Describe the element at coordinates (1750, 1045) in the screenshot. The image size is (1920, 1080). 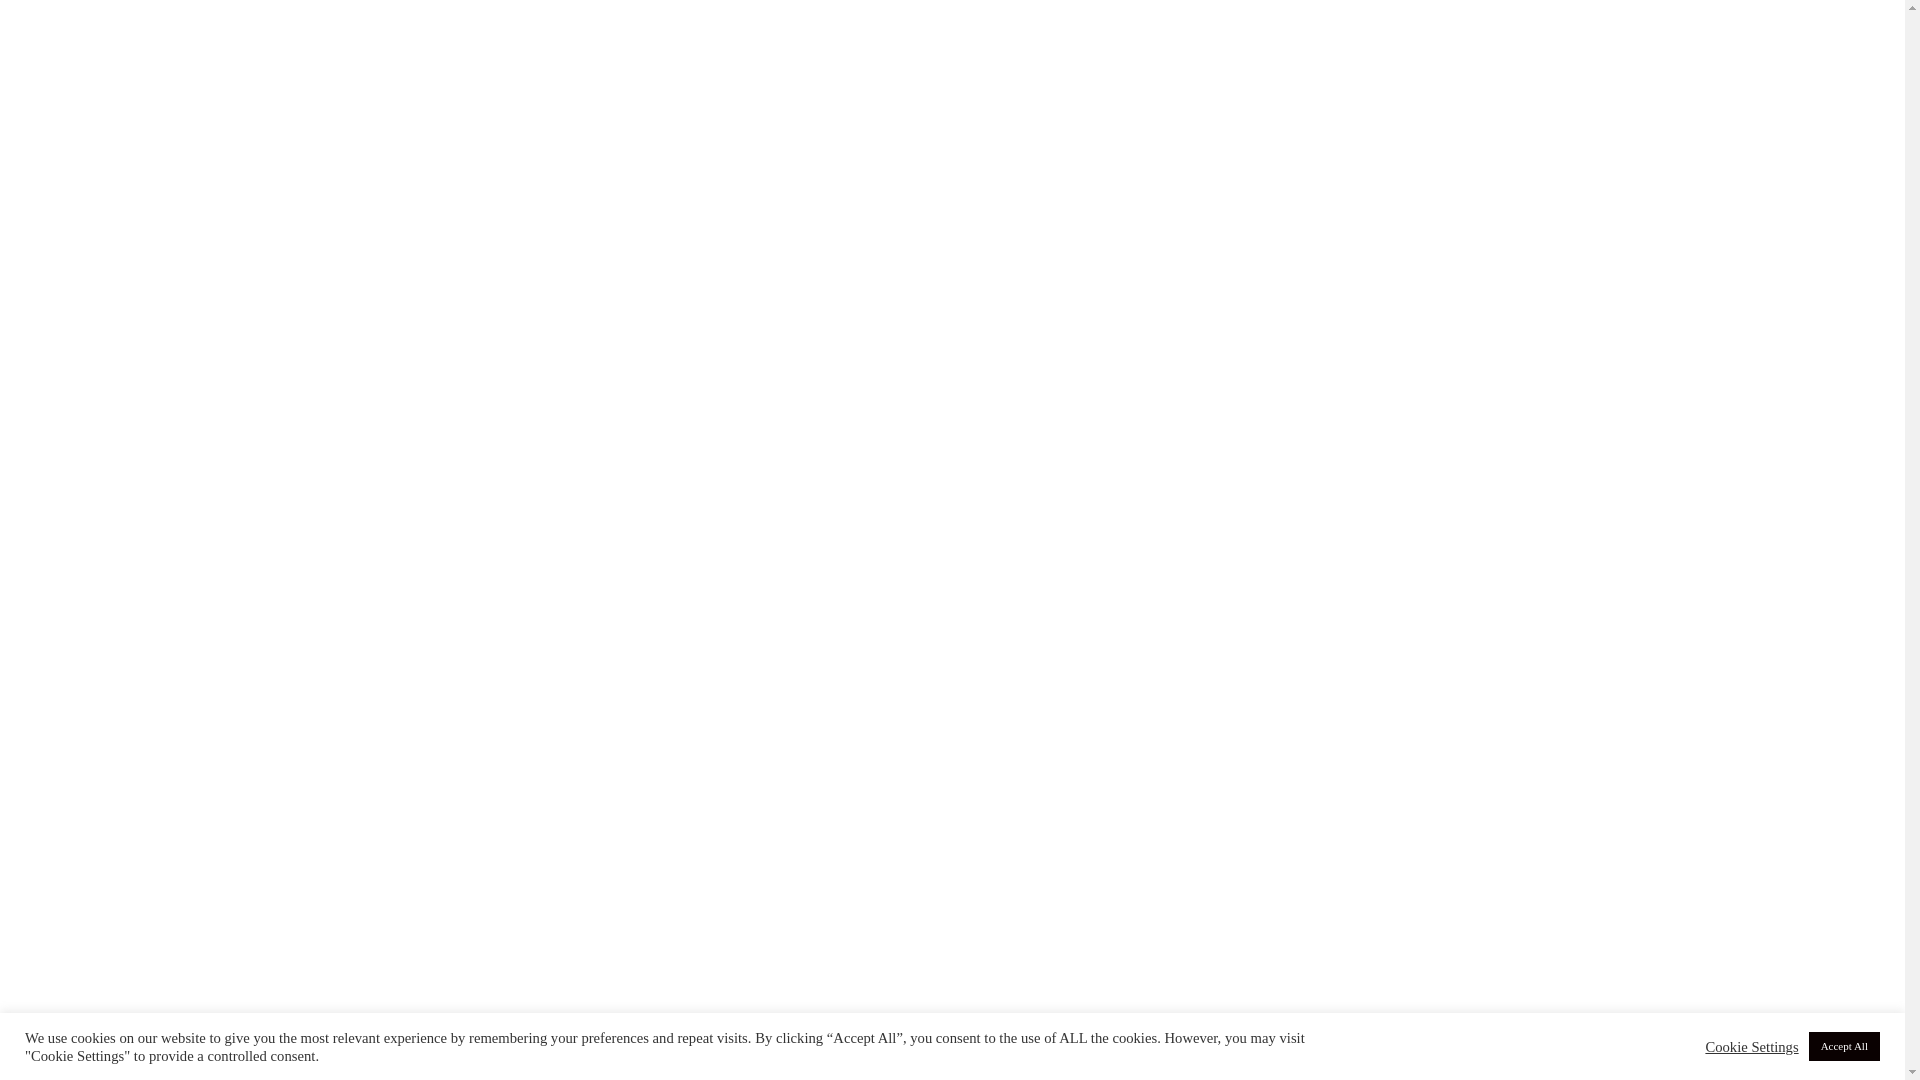
I see `'Cookie Settings'` at that location.